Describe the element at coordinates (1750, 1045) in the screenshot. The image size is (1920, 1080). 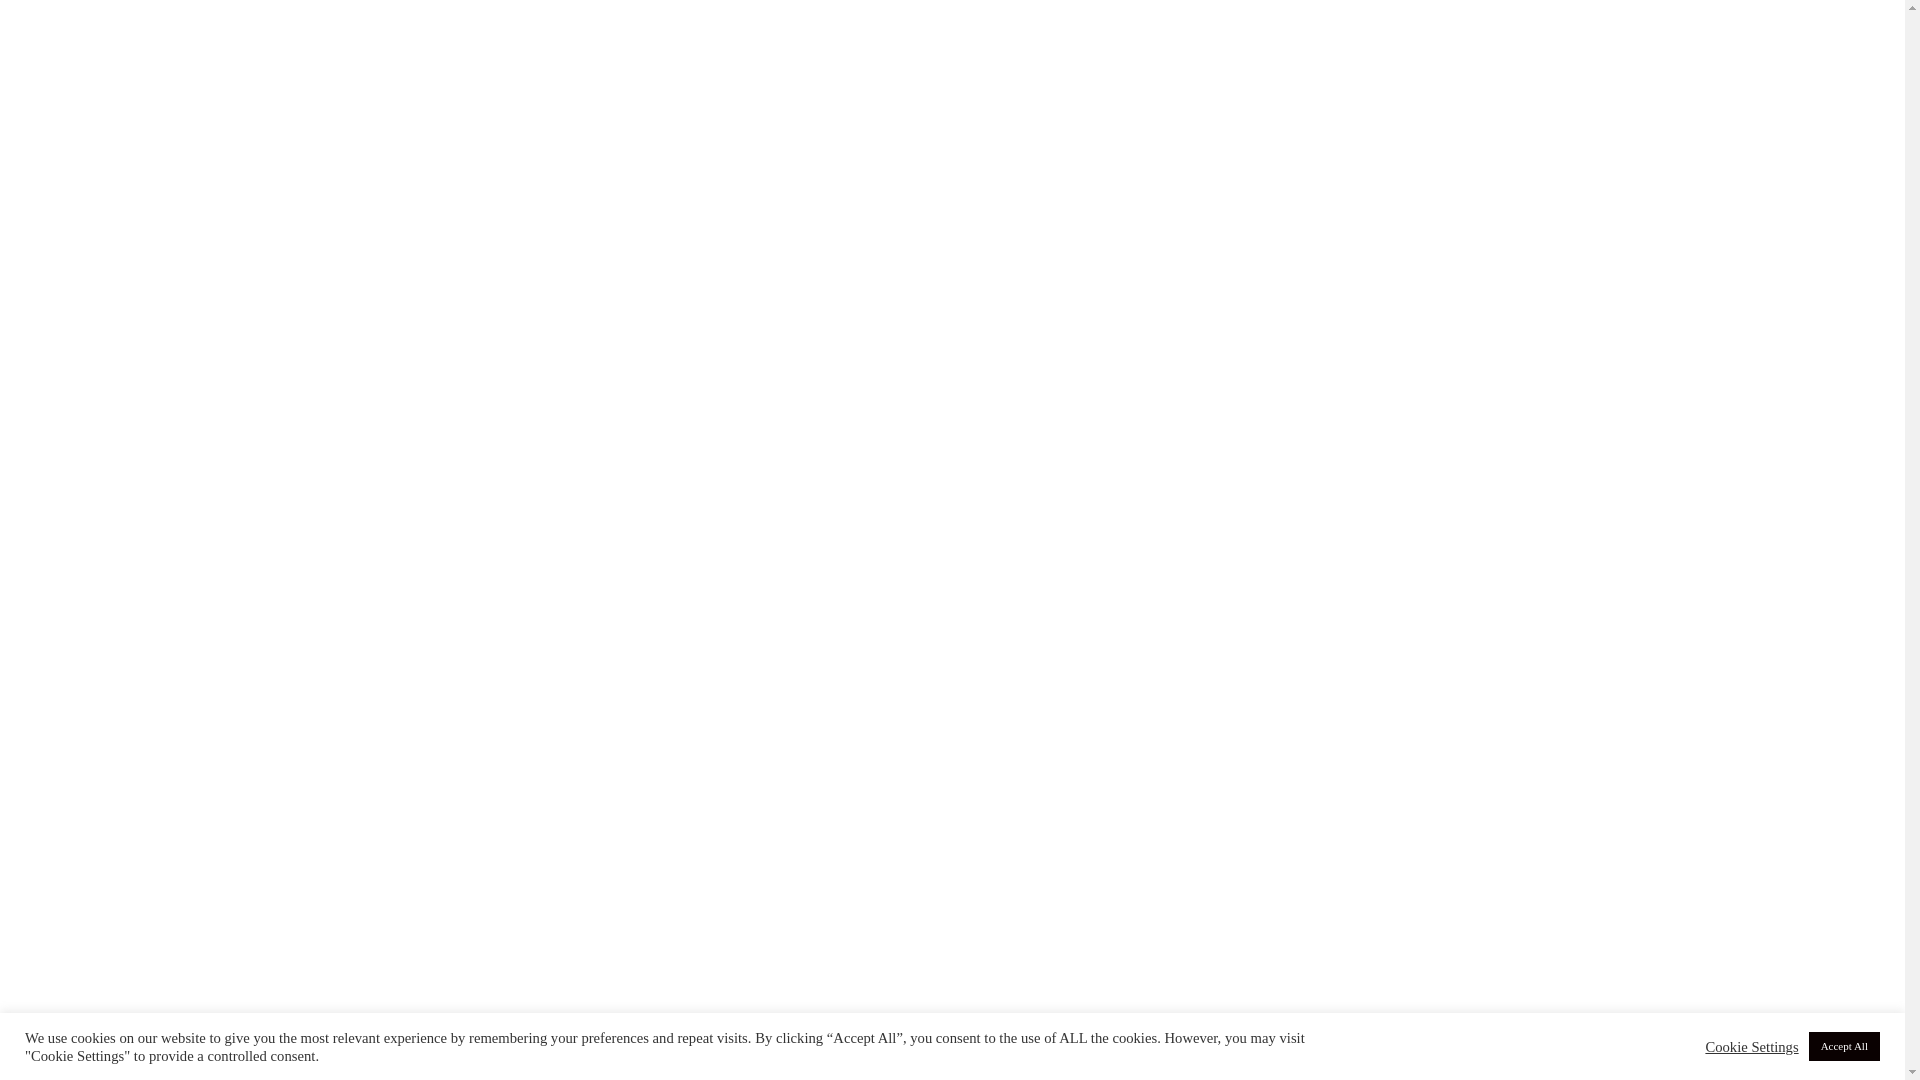
I see `'Cookie Settings'` at that location.